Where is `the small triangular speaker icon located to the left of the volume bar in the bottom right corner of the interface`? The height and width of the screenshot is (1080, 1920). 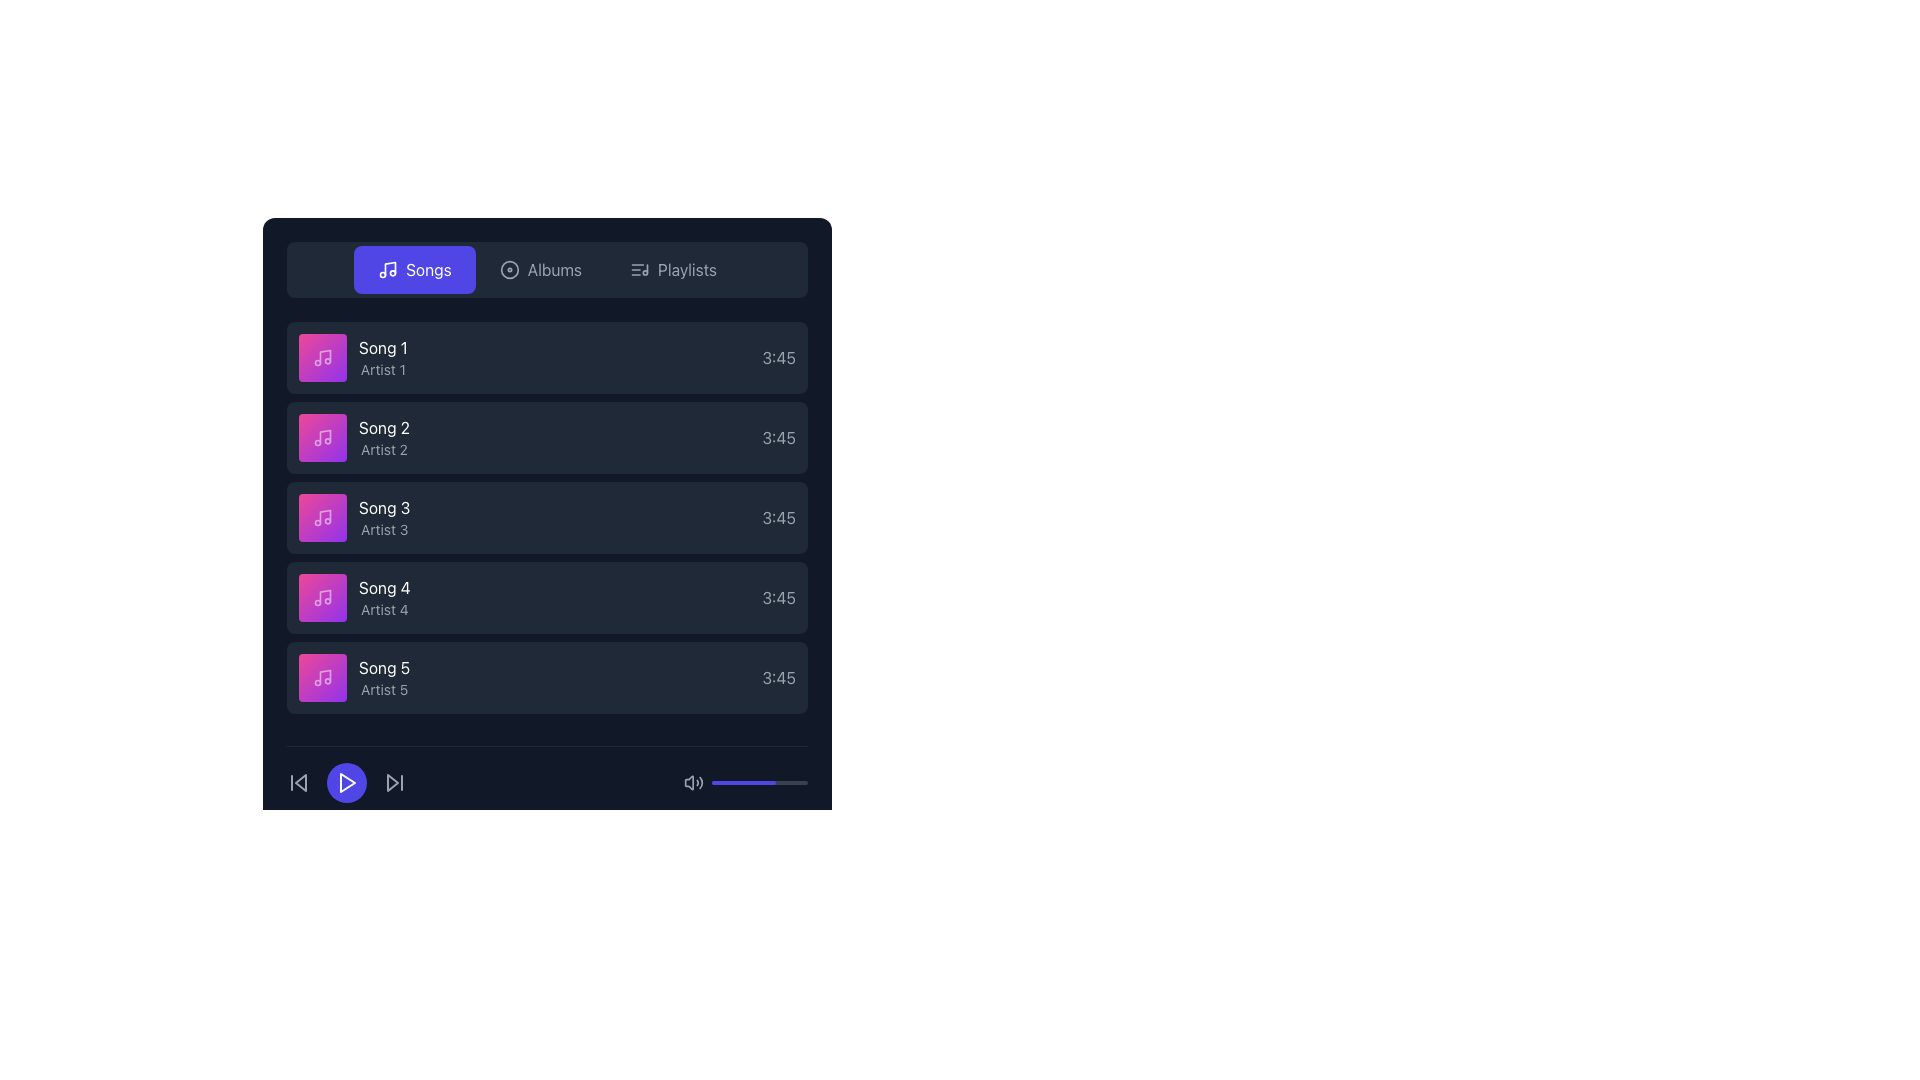 the small triangular speaker icon located to the left of the volume bar in the bottom right corner of the interface is located at coordinates (689, 782).